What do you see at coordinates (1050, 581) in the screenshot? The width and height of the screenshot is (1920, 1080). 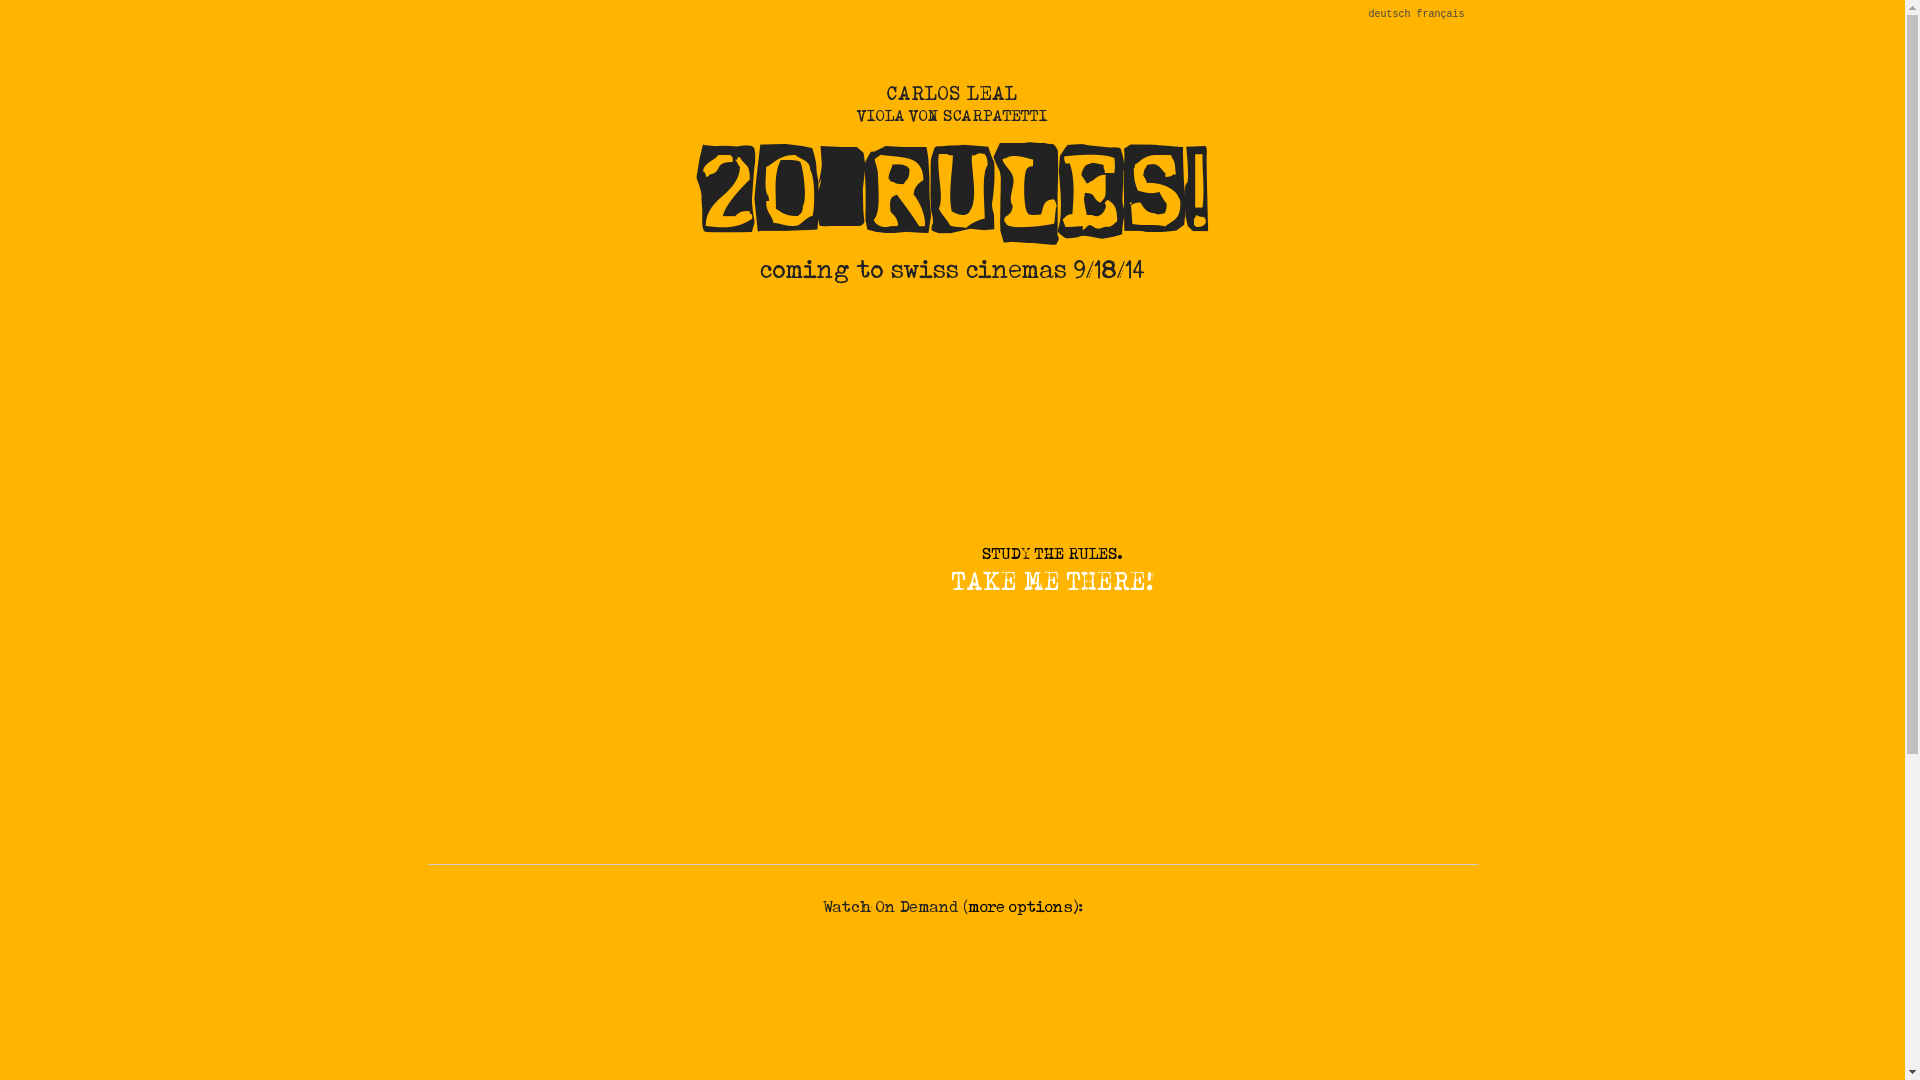 I see `'TAKE ME THERE!'` at bounding box center [1050, 581].